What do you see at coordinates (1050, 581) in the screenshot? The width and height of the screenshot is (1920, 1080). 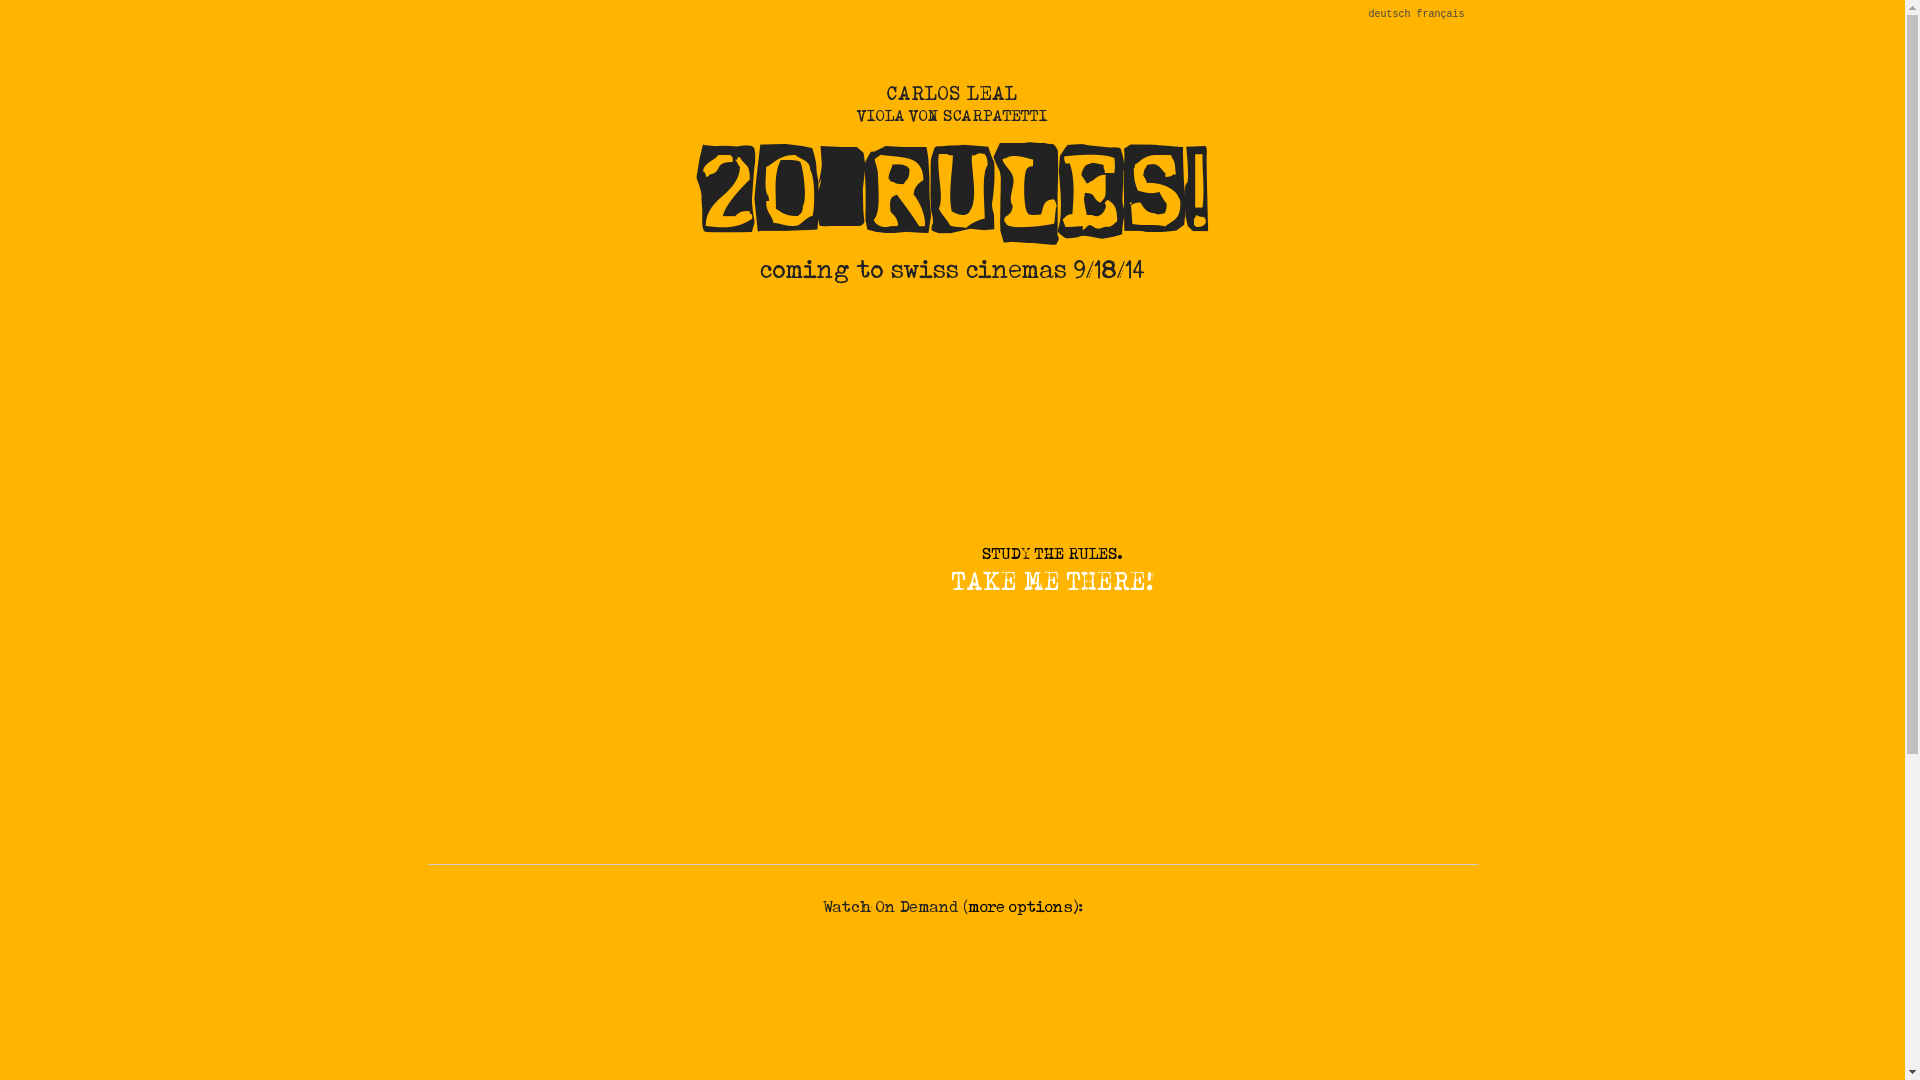 I see `'TAKE ME THERE!'` at bounding box center [1050, 581].